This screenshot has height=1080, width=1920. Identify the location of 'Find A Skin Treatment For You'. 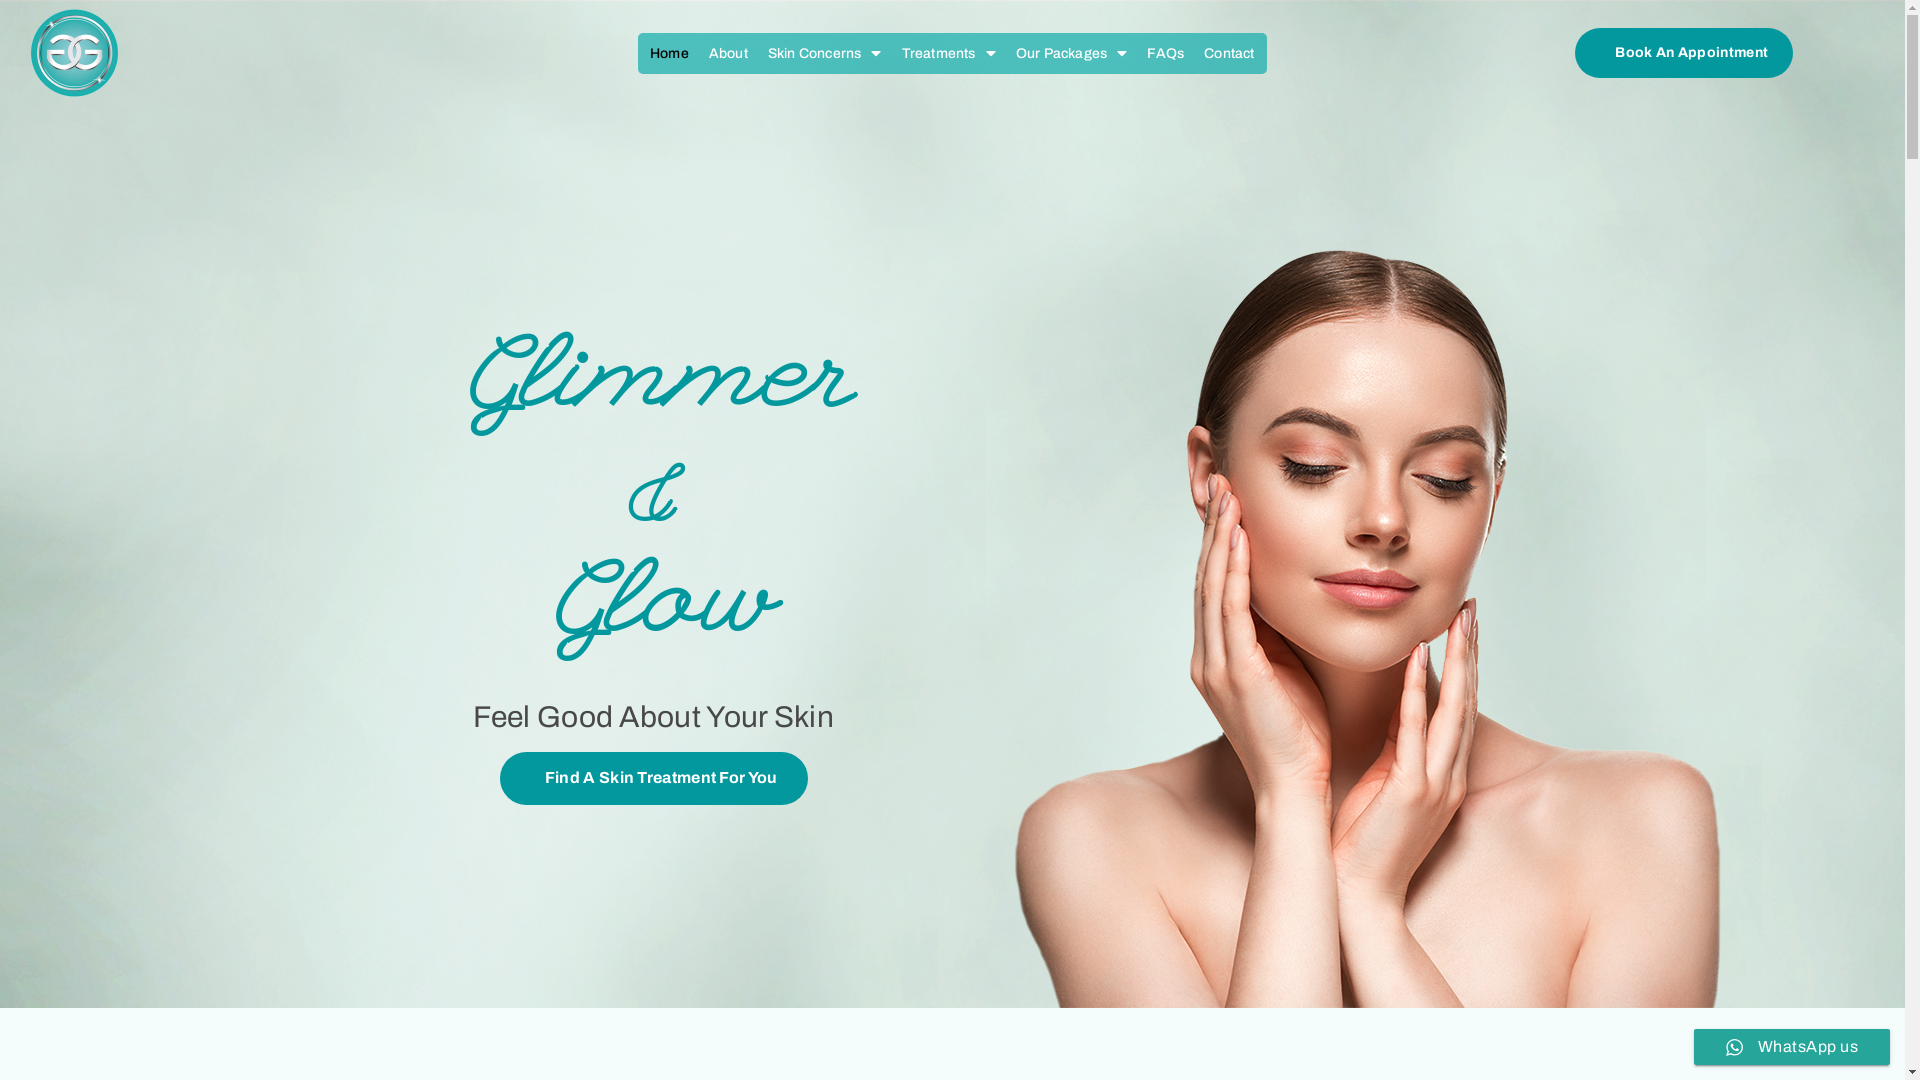
(653, 777).